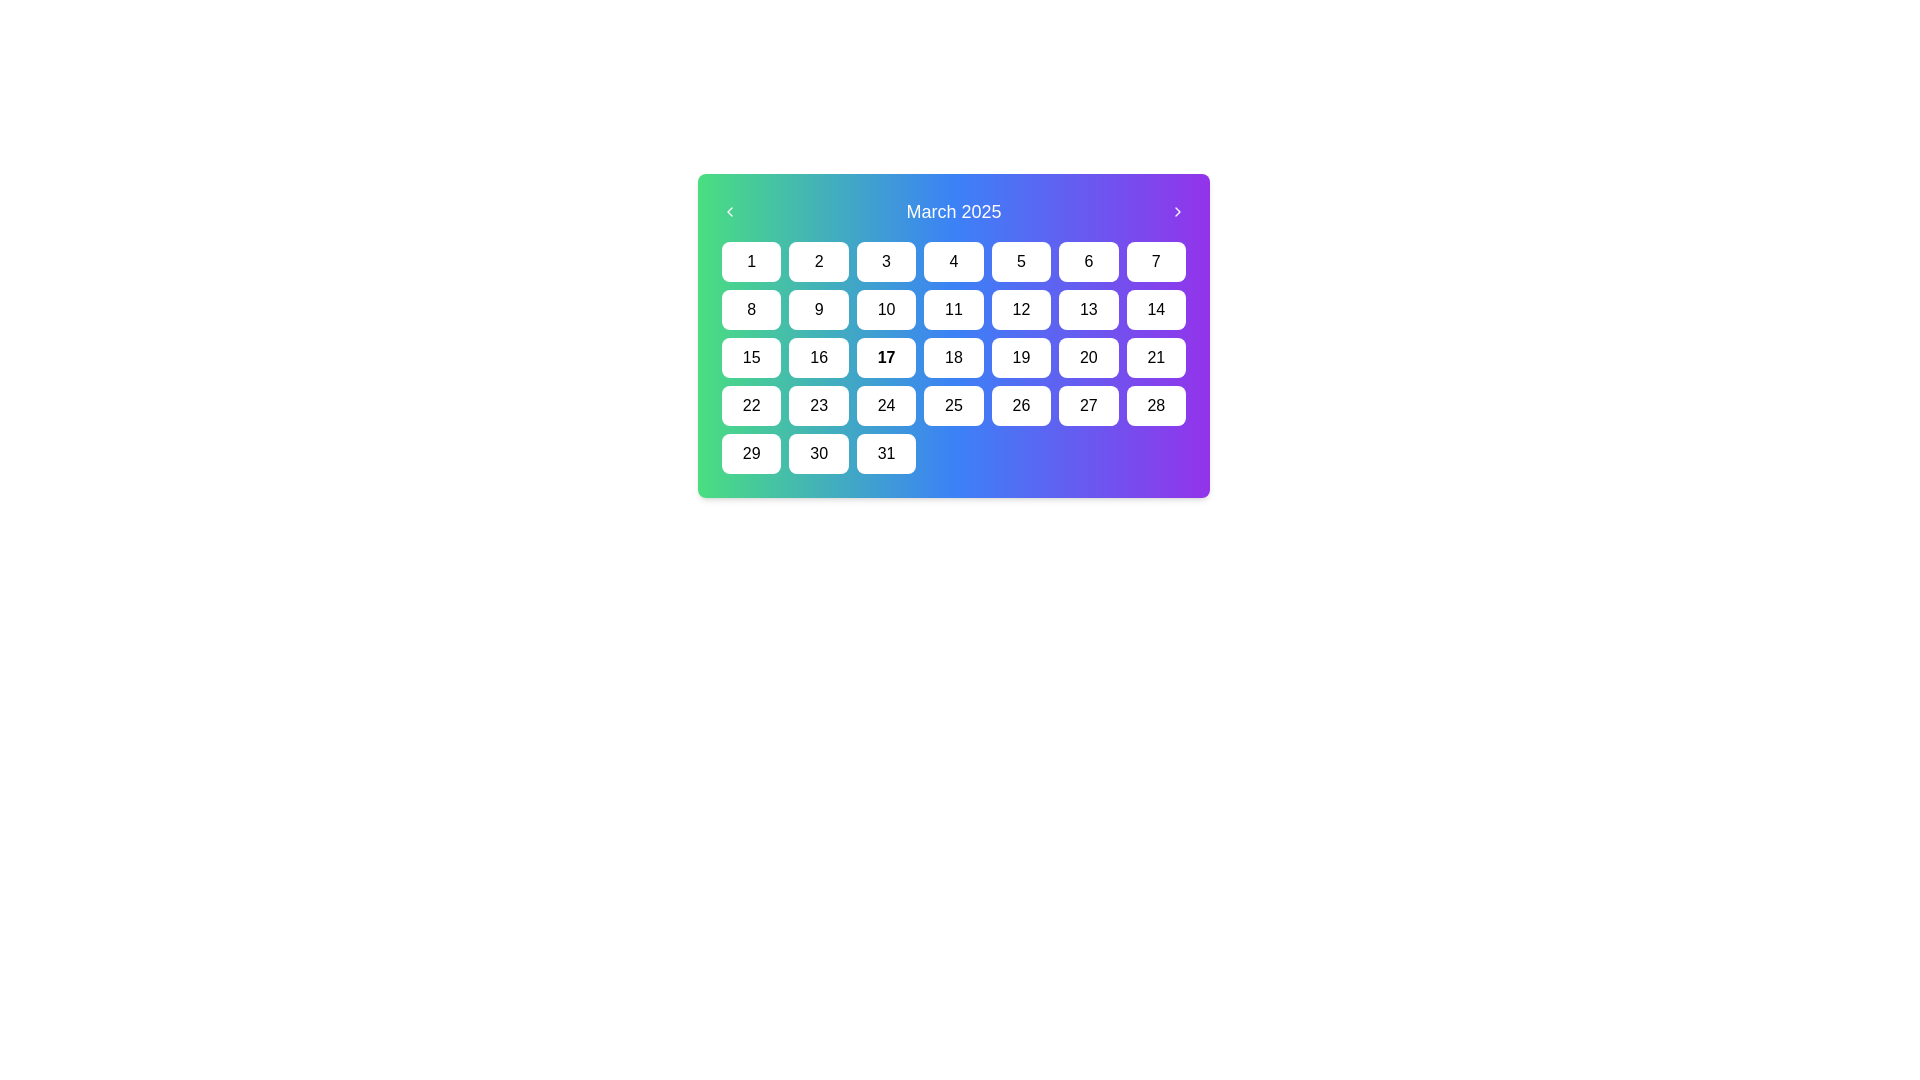 The image size is (1920, 1080). What do you see at coordinates (1021, 357) in the screenshot?
I see `the button representing the 19th day in the calendar view` at bounding box center [1021, 357].